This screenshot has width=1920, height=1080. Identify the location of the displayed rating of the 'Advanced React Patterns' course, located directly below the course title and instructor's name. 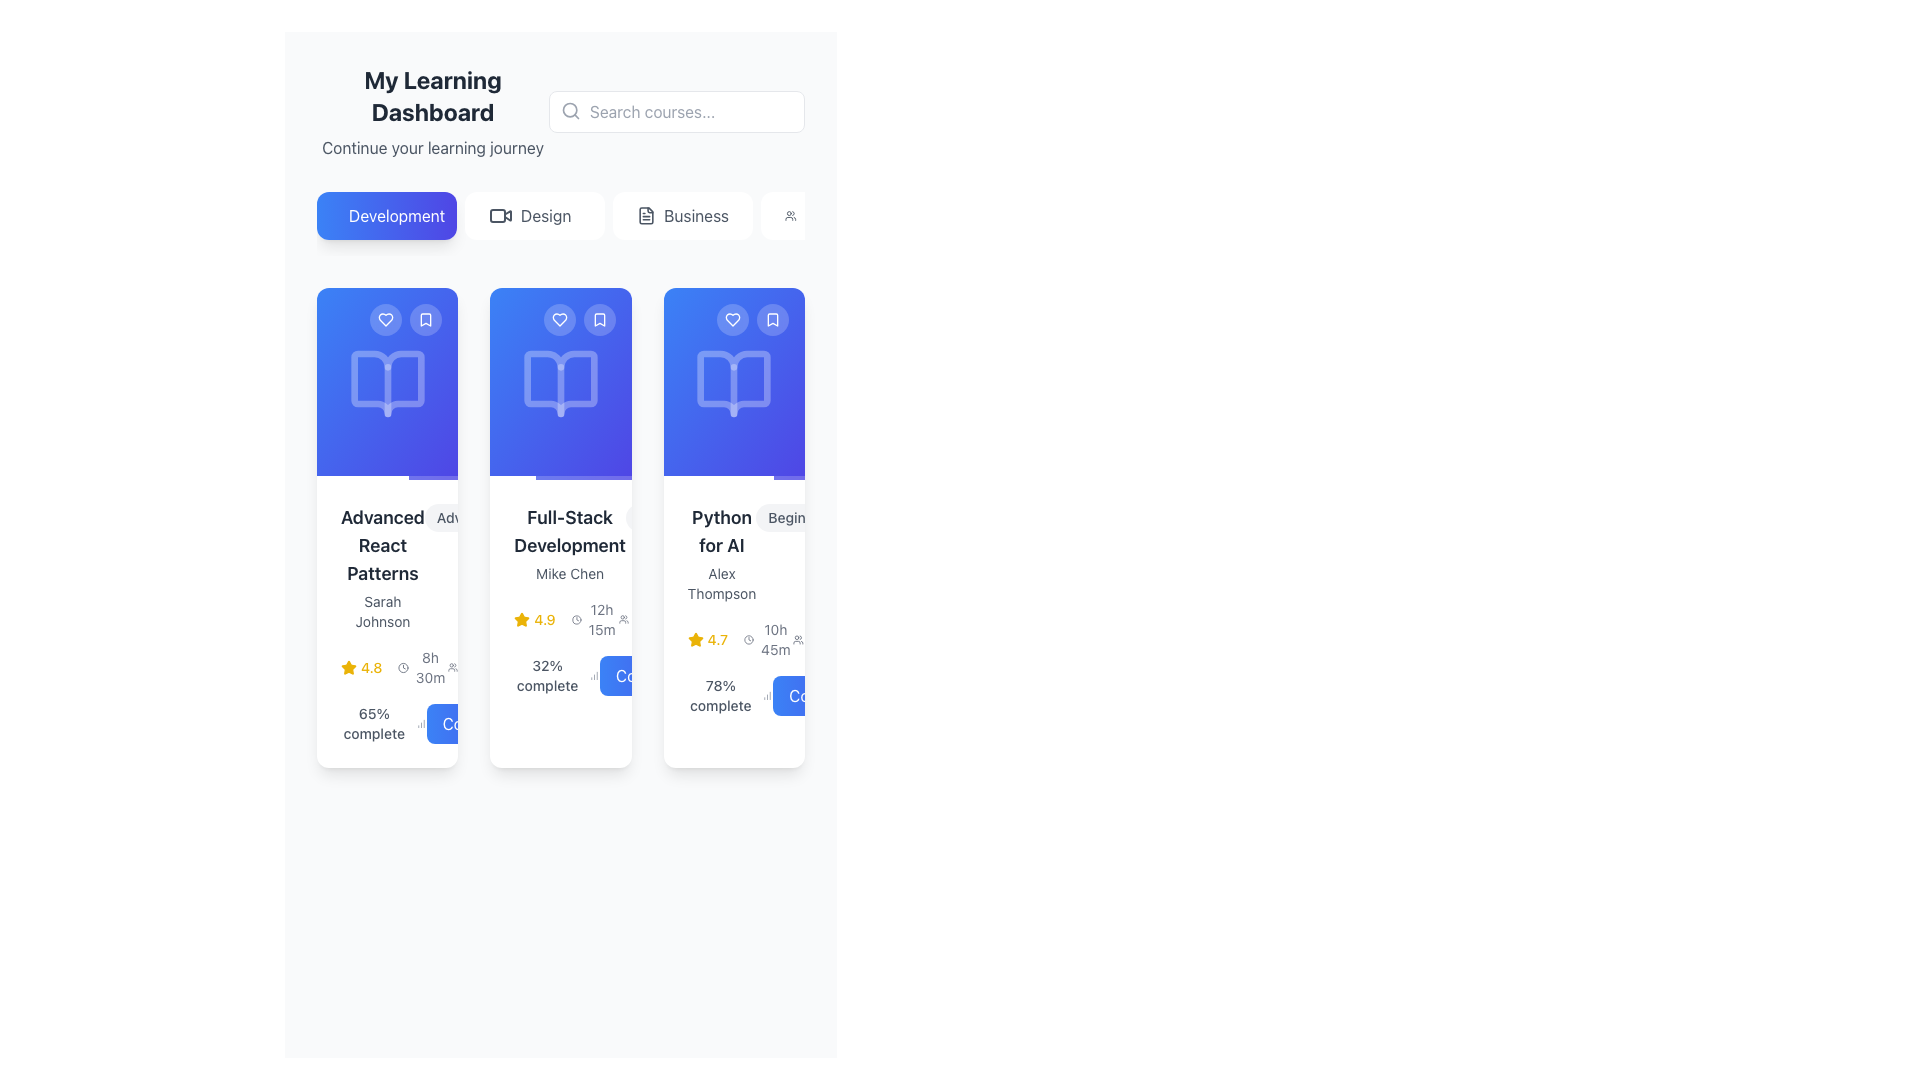
(361, 667).